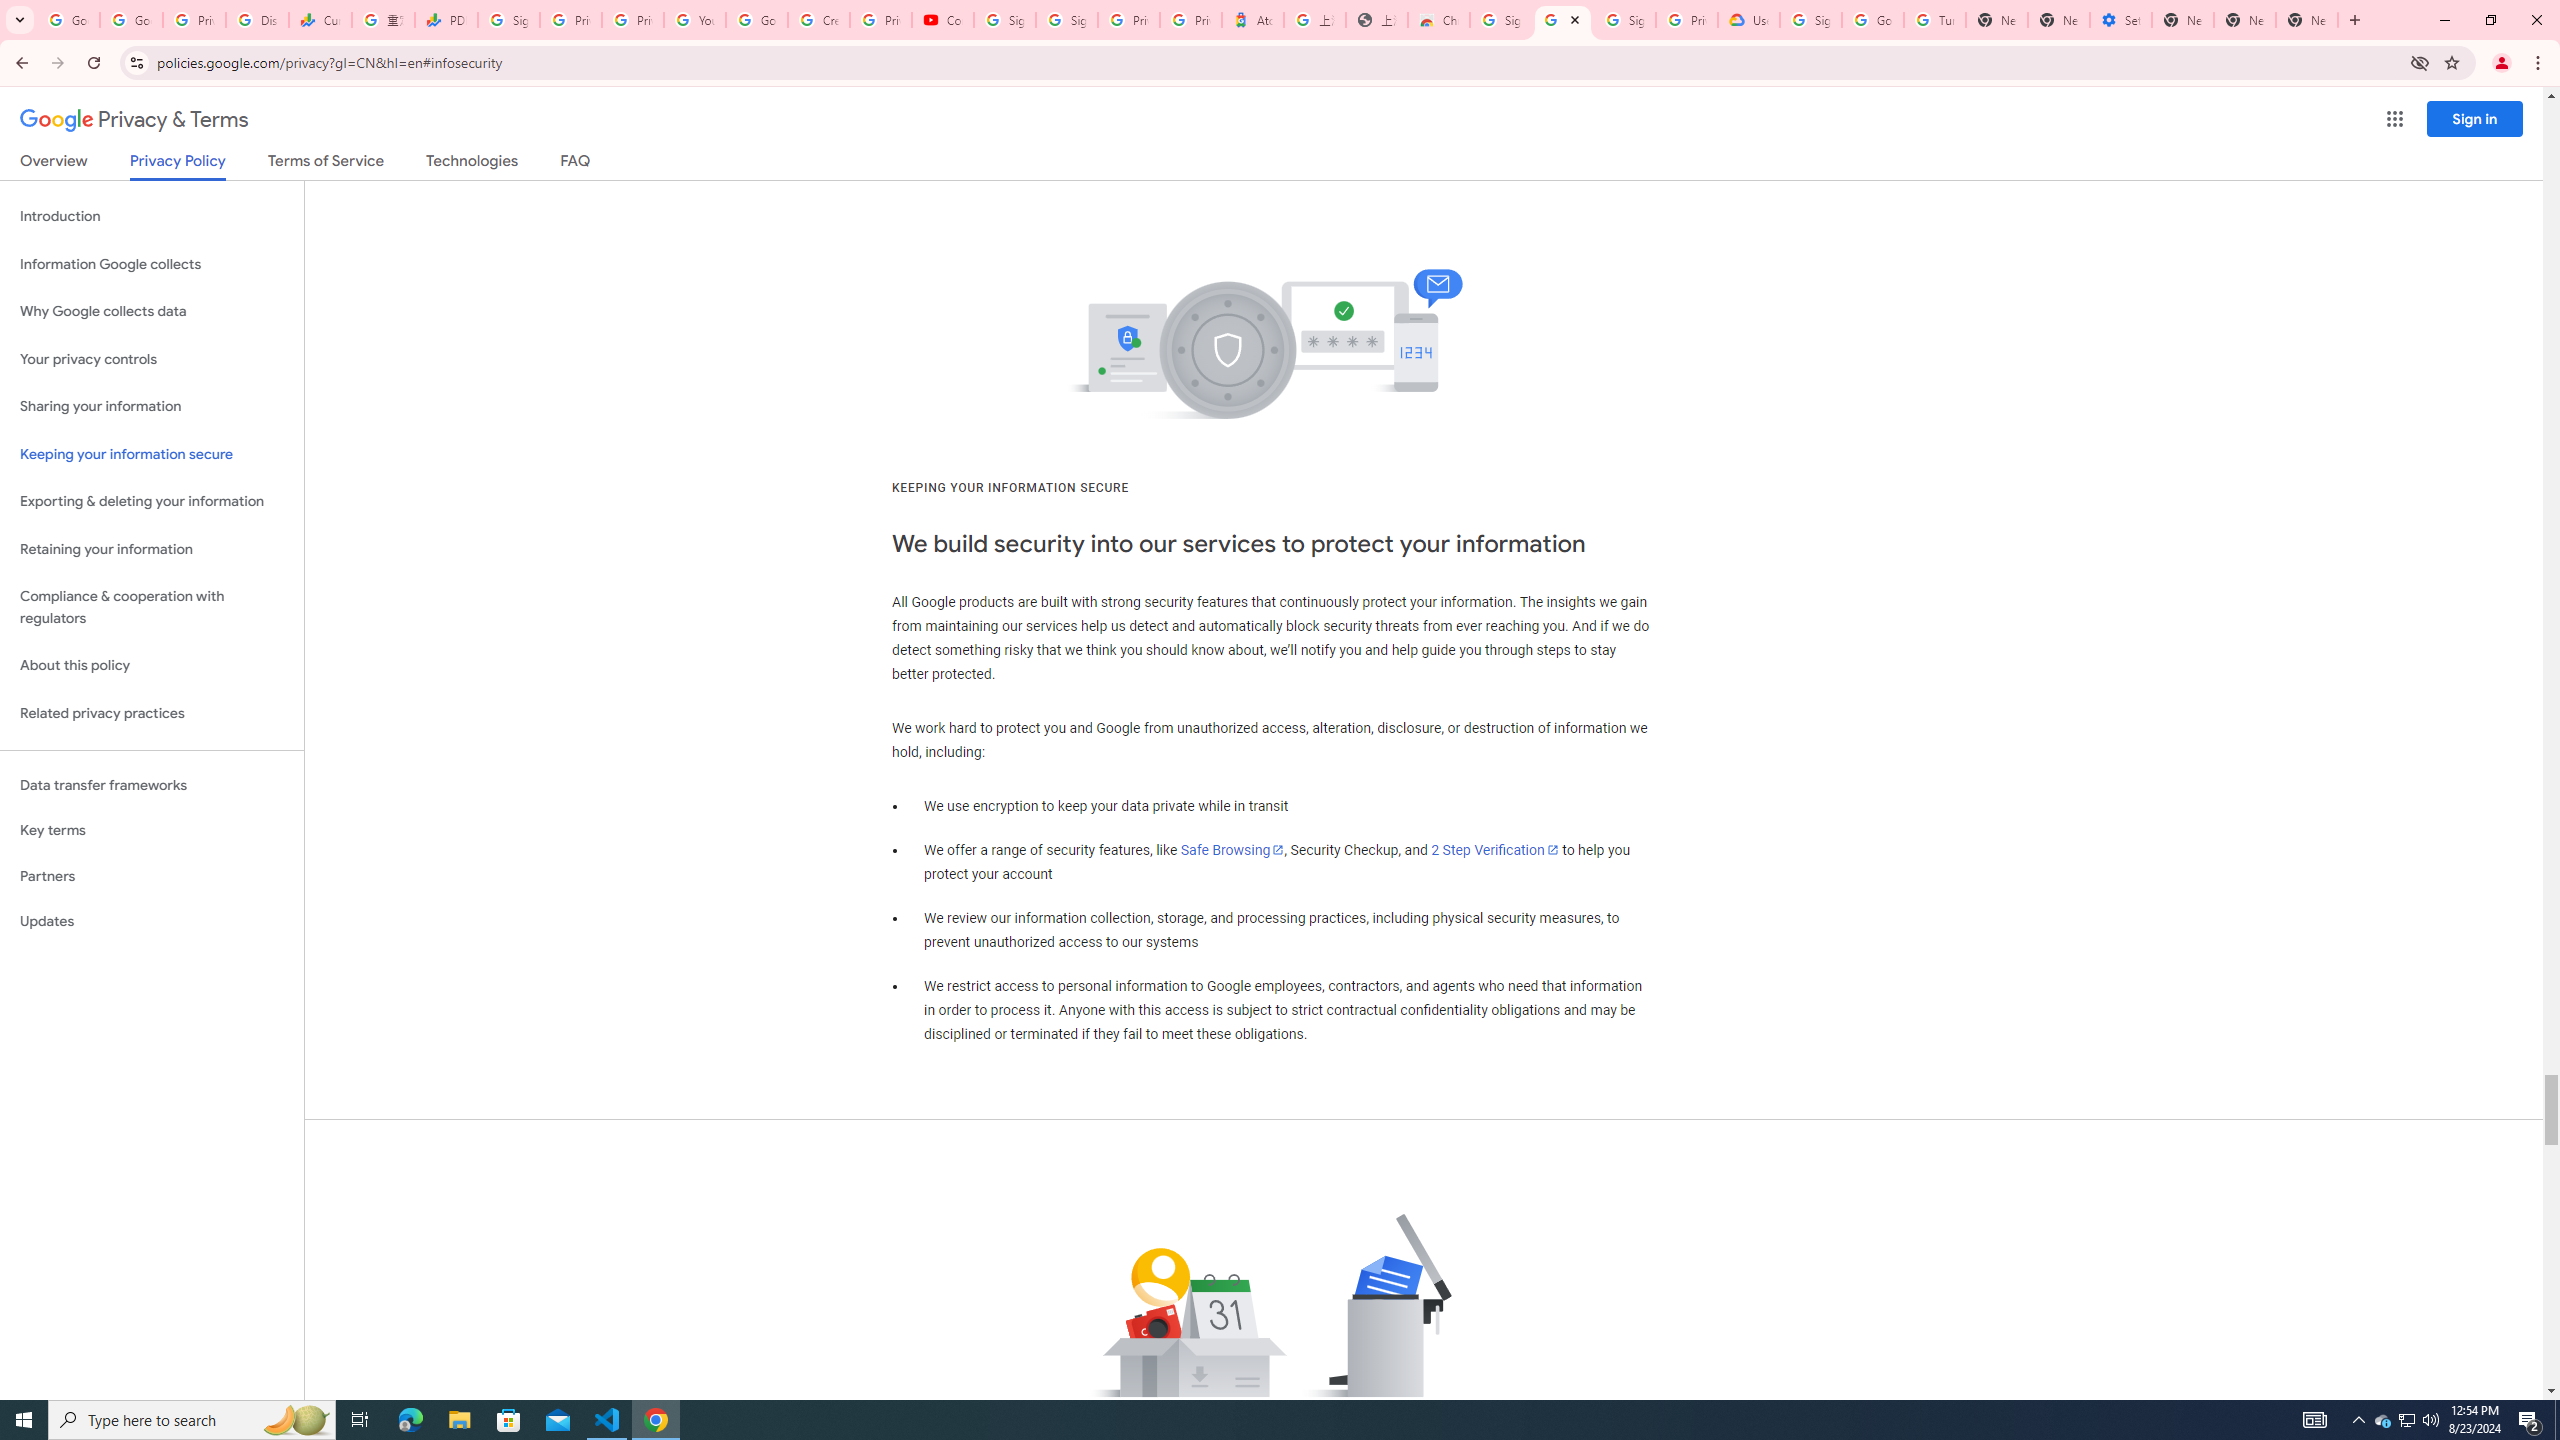  I want to click on '2 Step Verification', so click(1495, 850).